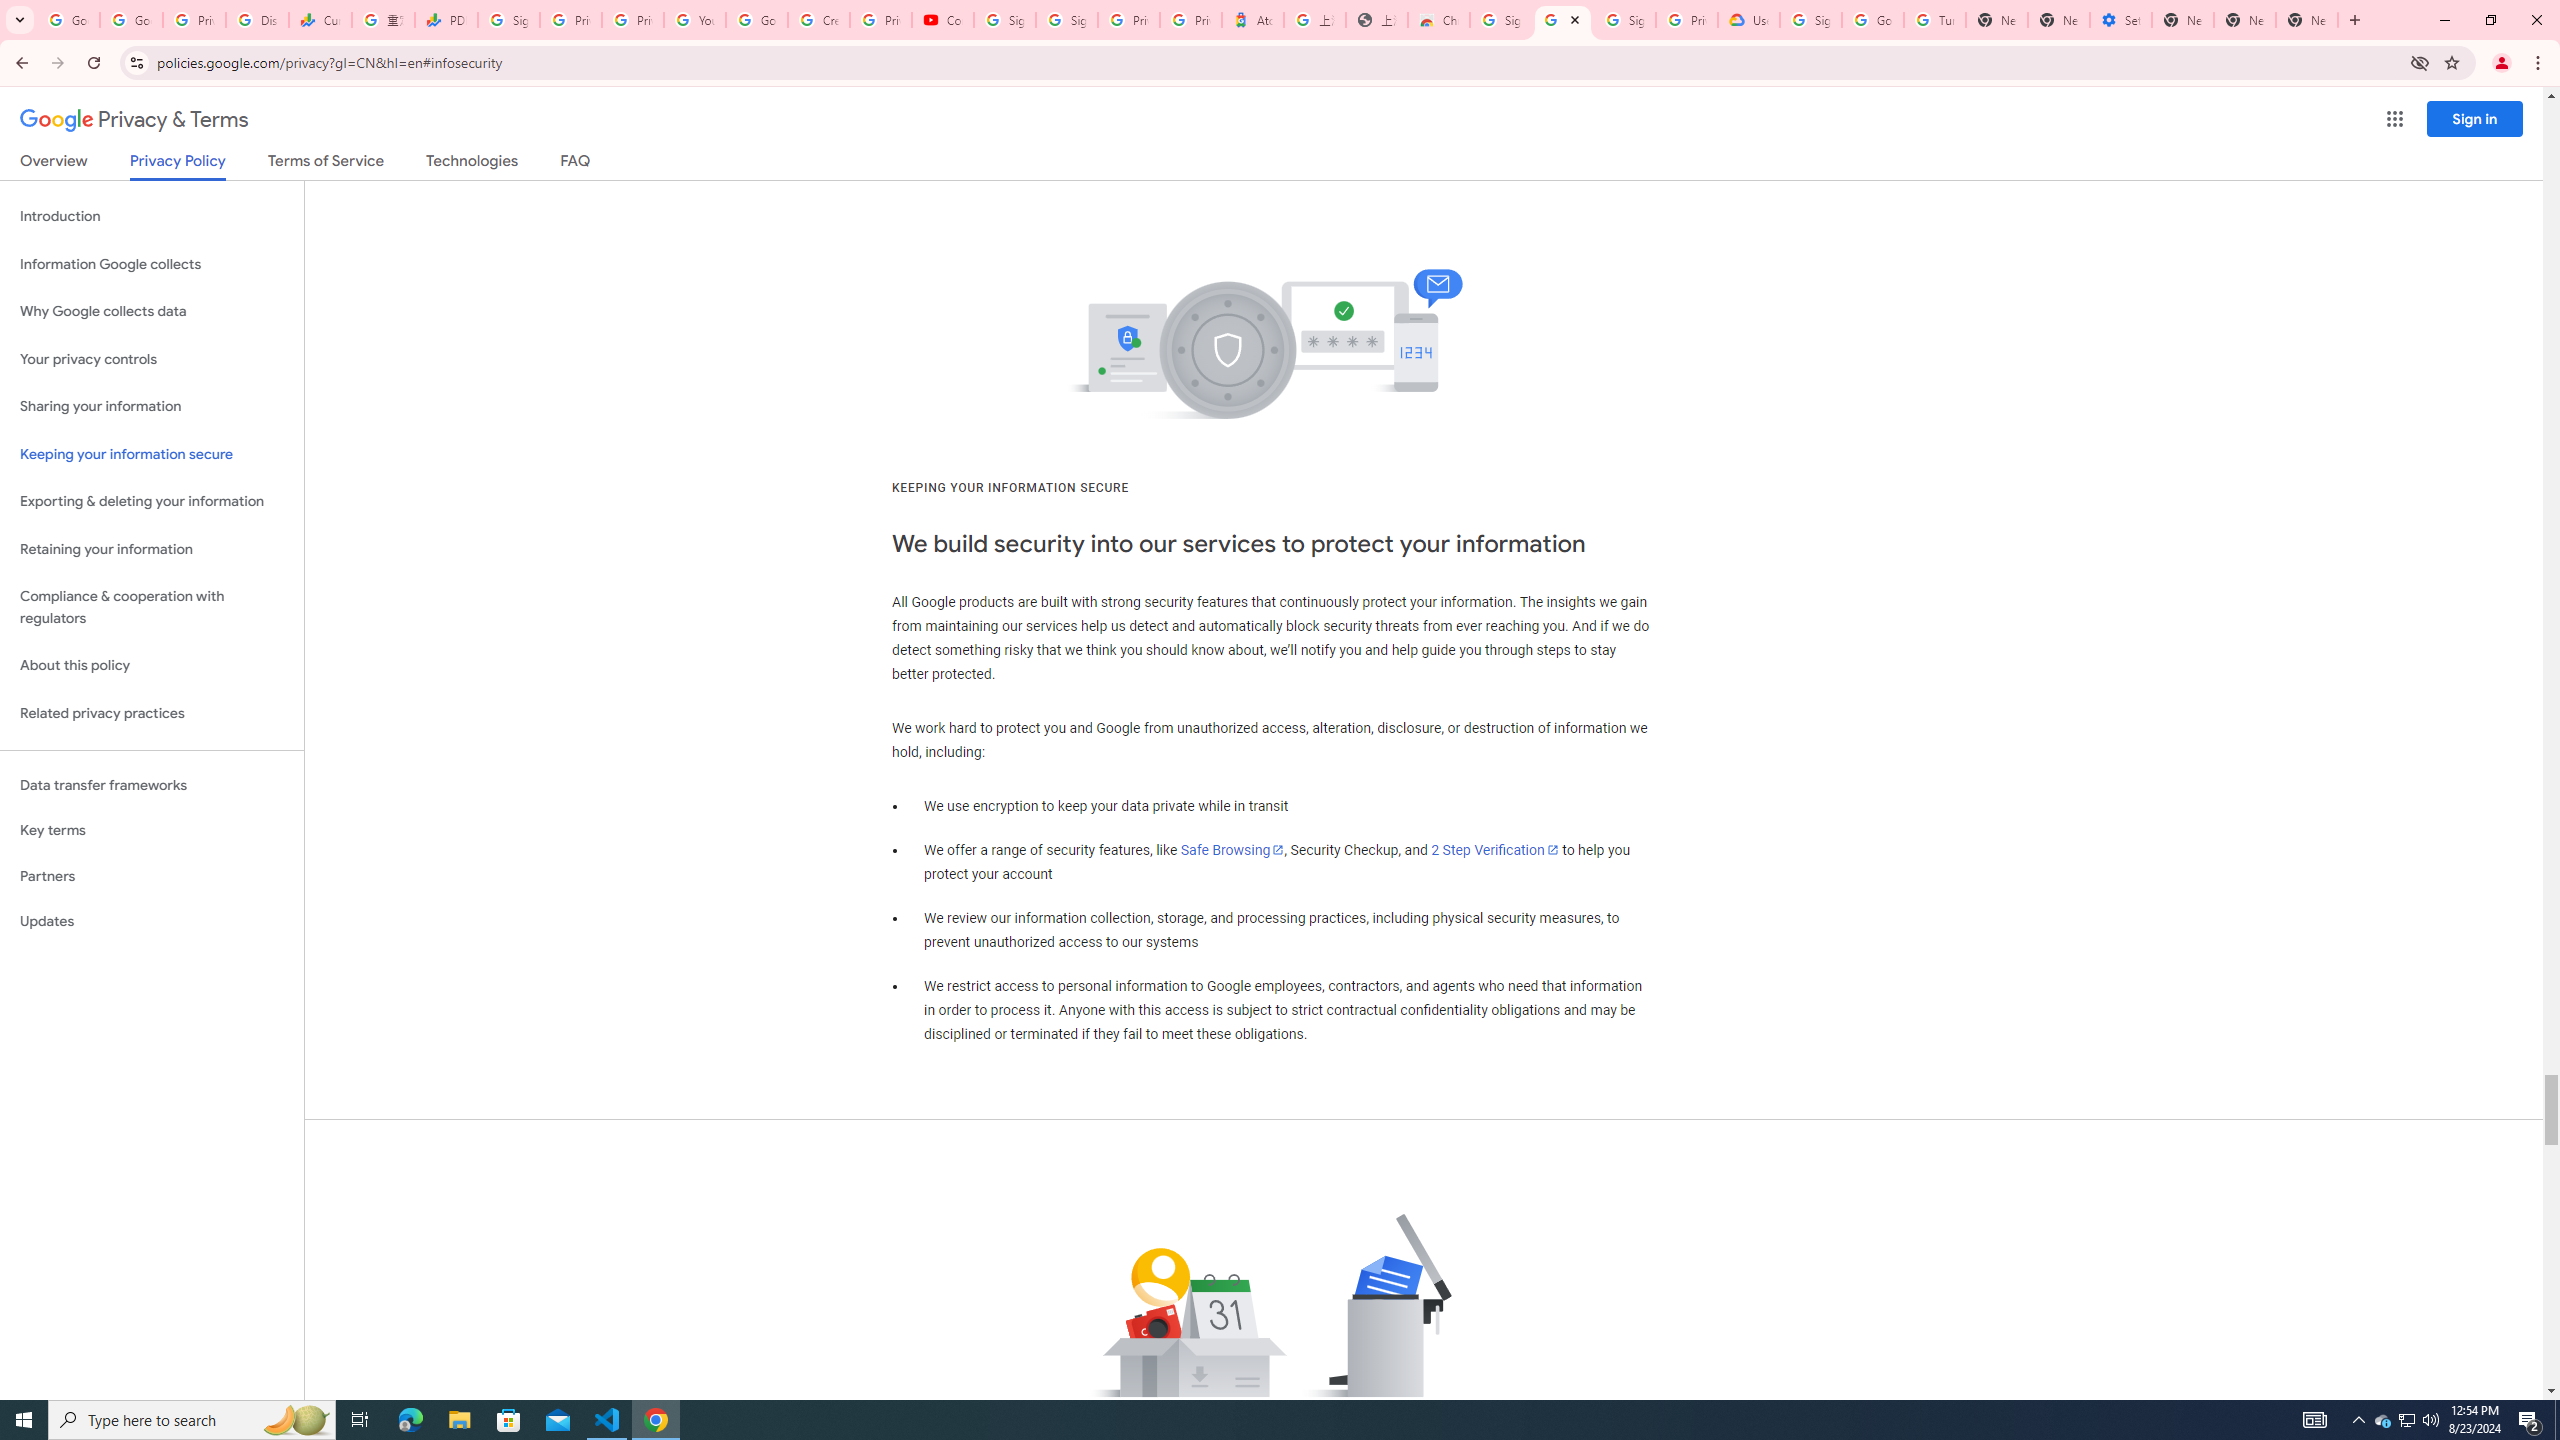  I want to click on '2 Step Verification', so click(1495, 850).